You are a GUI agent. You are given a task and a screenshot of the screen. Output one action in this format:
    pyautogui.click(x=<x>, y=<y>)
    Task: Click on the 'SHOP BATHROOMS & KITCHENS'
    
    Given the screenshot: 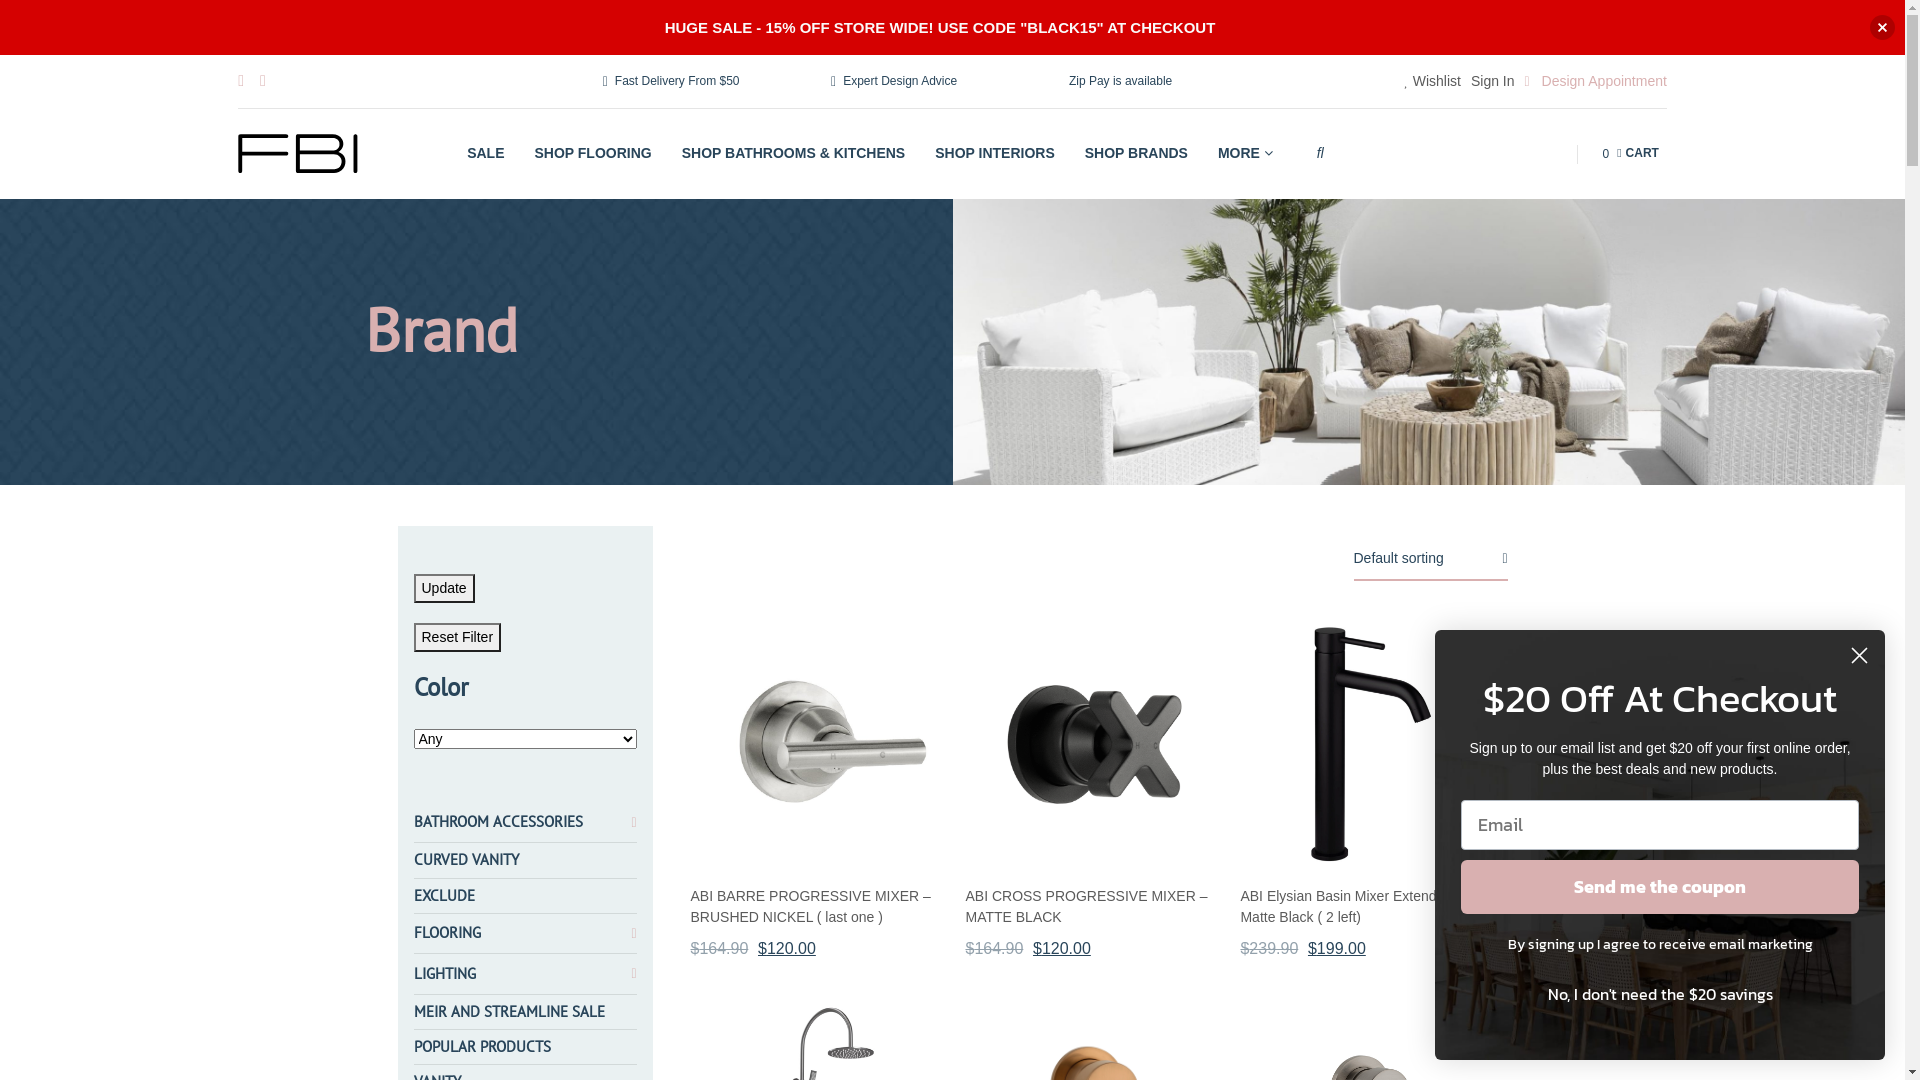 What is the action you would take?
    pyautogui.click(x=673, y=153)
    